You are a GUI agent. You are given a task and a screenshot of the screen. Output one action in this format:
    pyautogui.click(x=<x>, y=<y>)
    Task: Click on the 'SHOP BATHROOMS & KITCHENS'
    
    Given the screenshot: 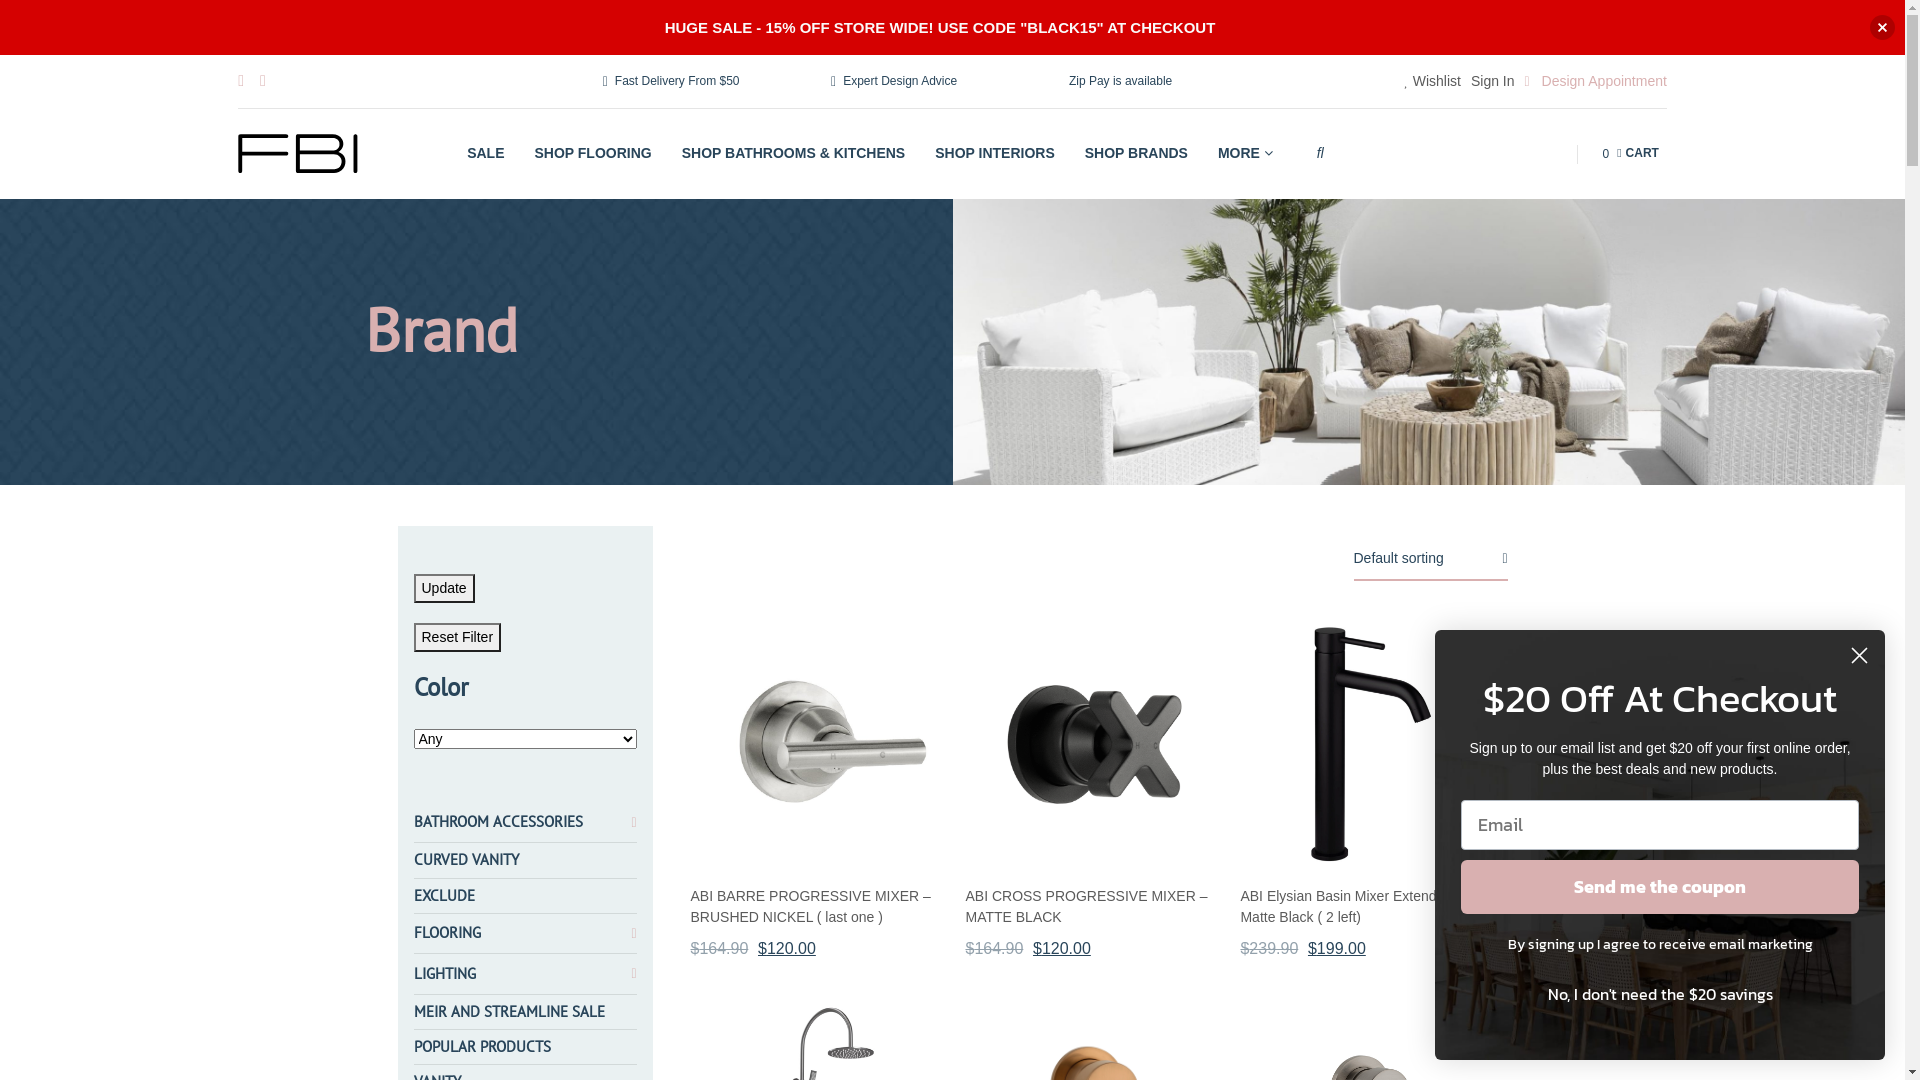 What is the action you would take?
    pyautogui.click(x=673, y=153)
    